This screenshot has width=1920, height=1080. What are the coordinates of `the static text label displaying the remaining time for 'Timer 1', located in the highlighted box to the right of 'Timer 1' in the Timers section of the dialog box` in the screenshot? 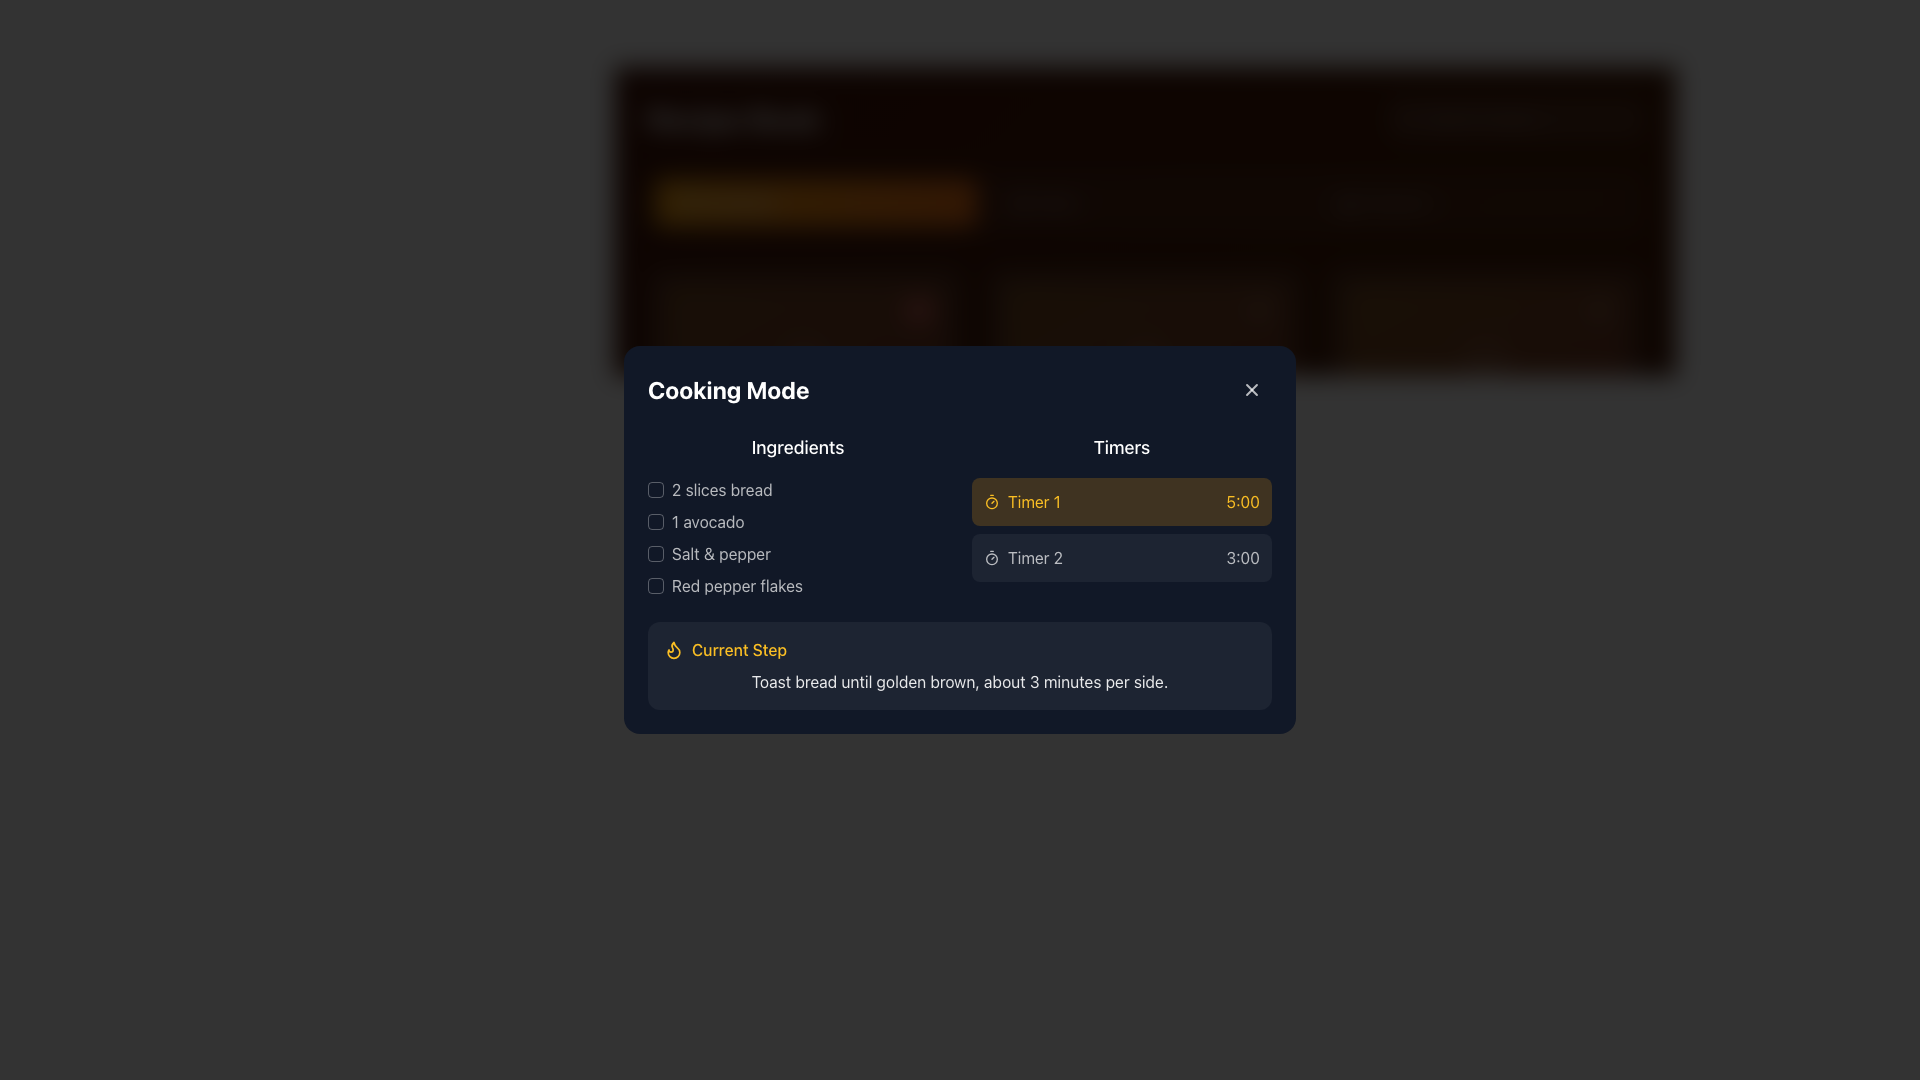 It's located at (1242, 500).